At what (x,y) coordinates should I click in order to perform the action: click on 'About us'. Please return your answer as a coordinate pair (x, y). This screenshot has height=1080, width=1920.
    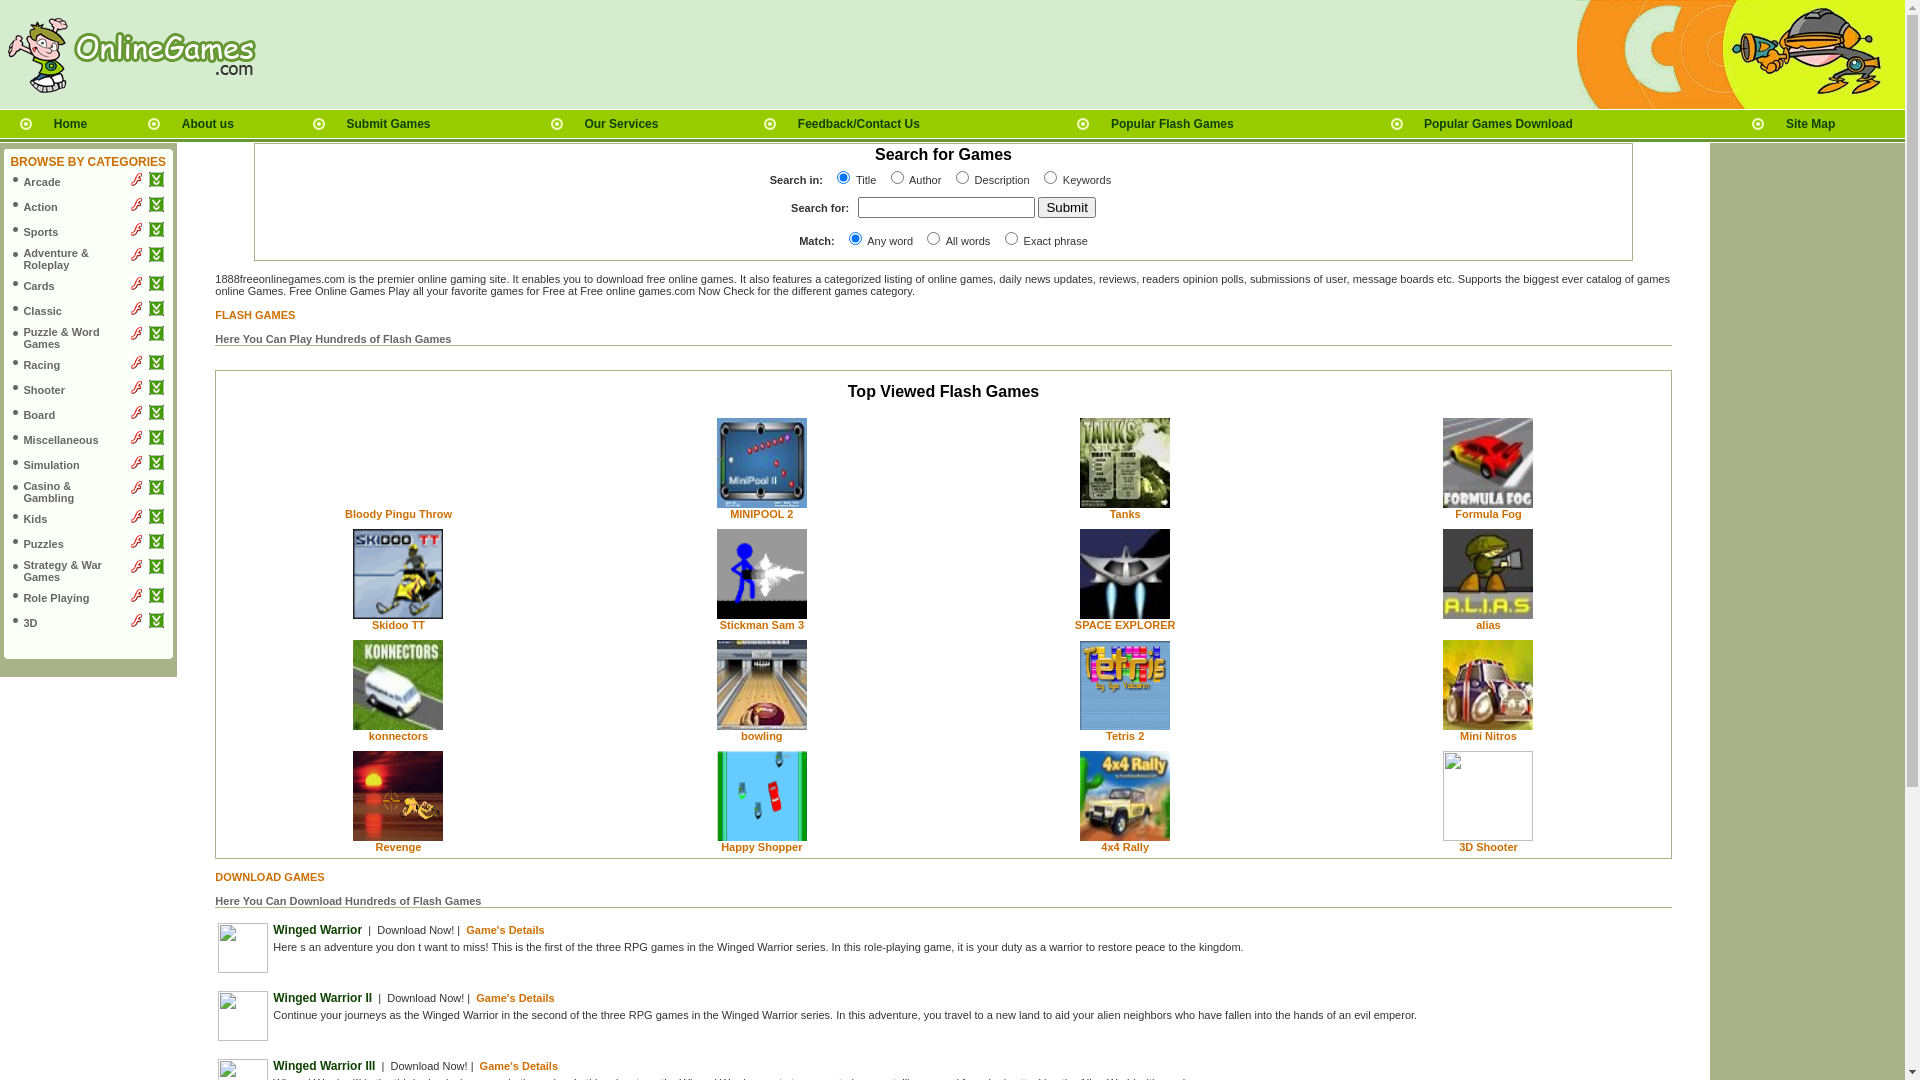
    Looking at the image, I should click on (207, 123).